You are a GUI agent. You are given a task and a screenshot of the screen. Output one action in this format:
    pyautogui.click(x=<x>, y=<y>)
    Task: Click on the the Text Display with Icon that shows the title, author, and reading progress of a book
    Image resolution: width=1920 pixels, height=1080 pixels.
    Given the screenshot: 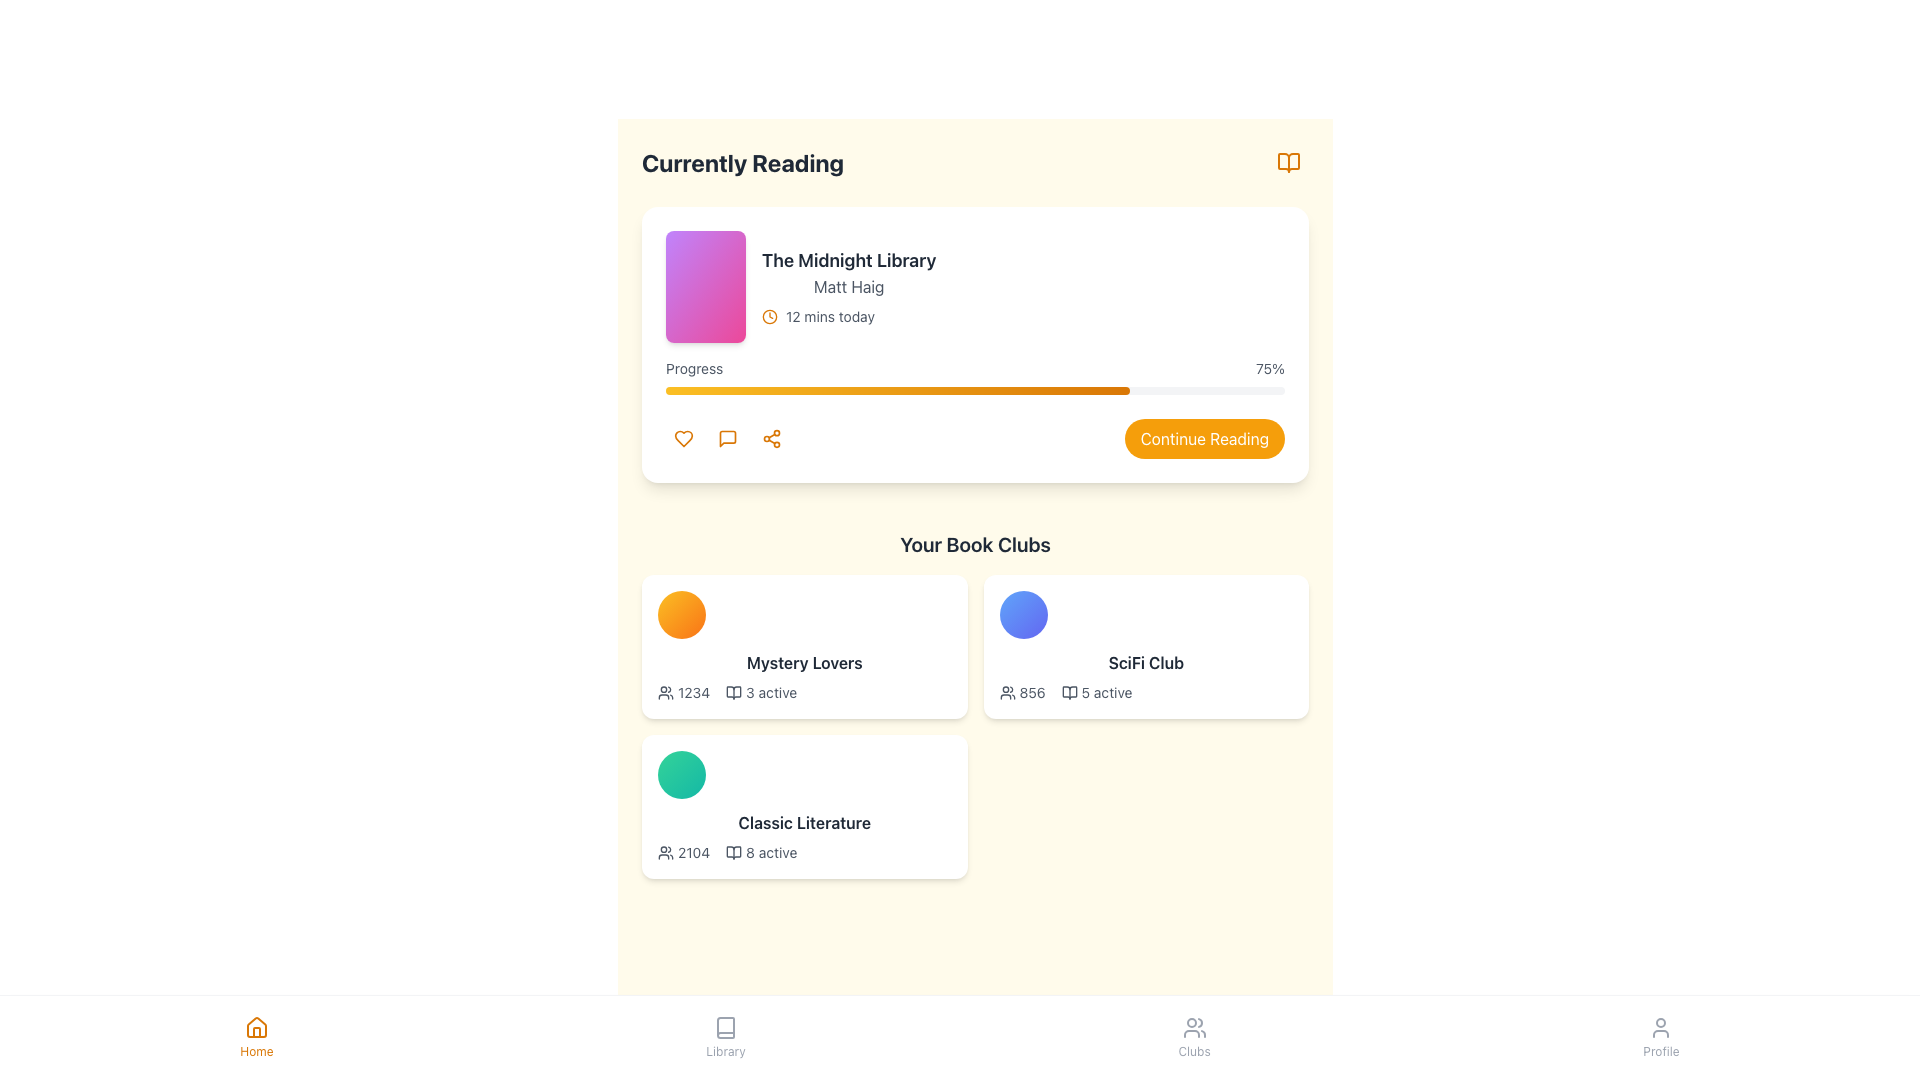 What is the action you would take?
    pyautogui.click(x=849, y=286)
    